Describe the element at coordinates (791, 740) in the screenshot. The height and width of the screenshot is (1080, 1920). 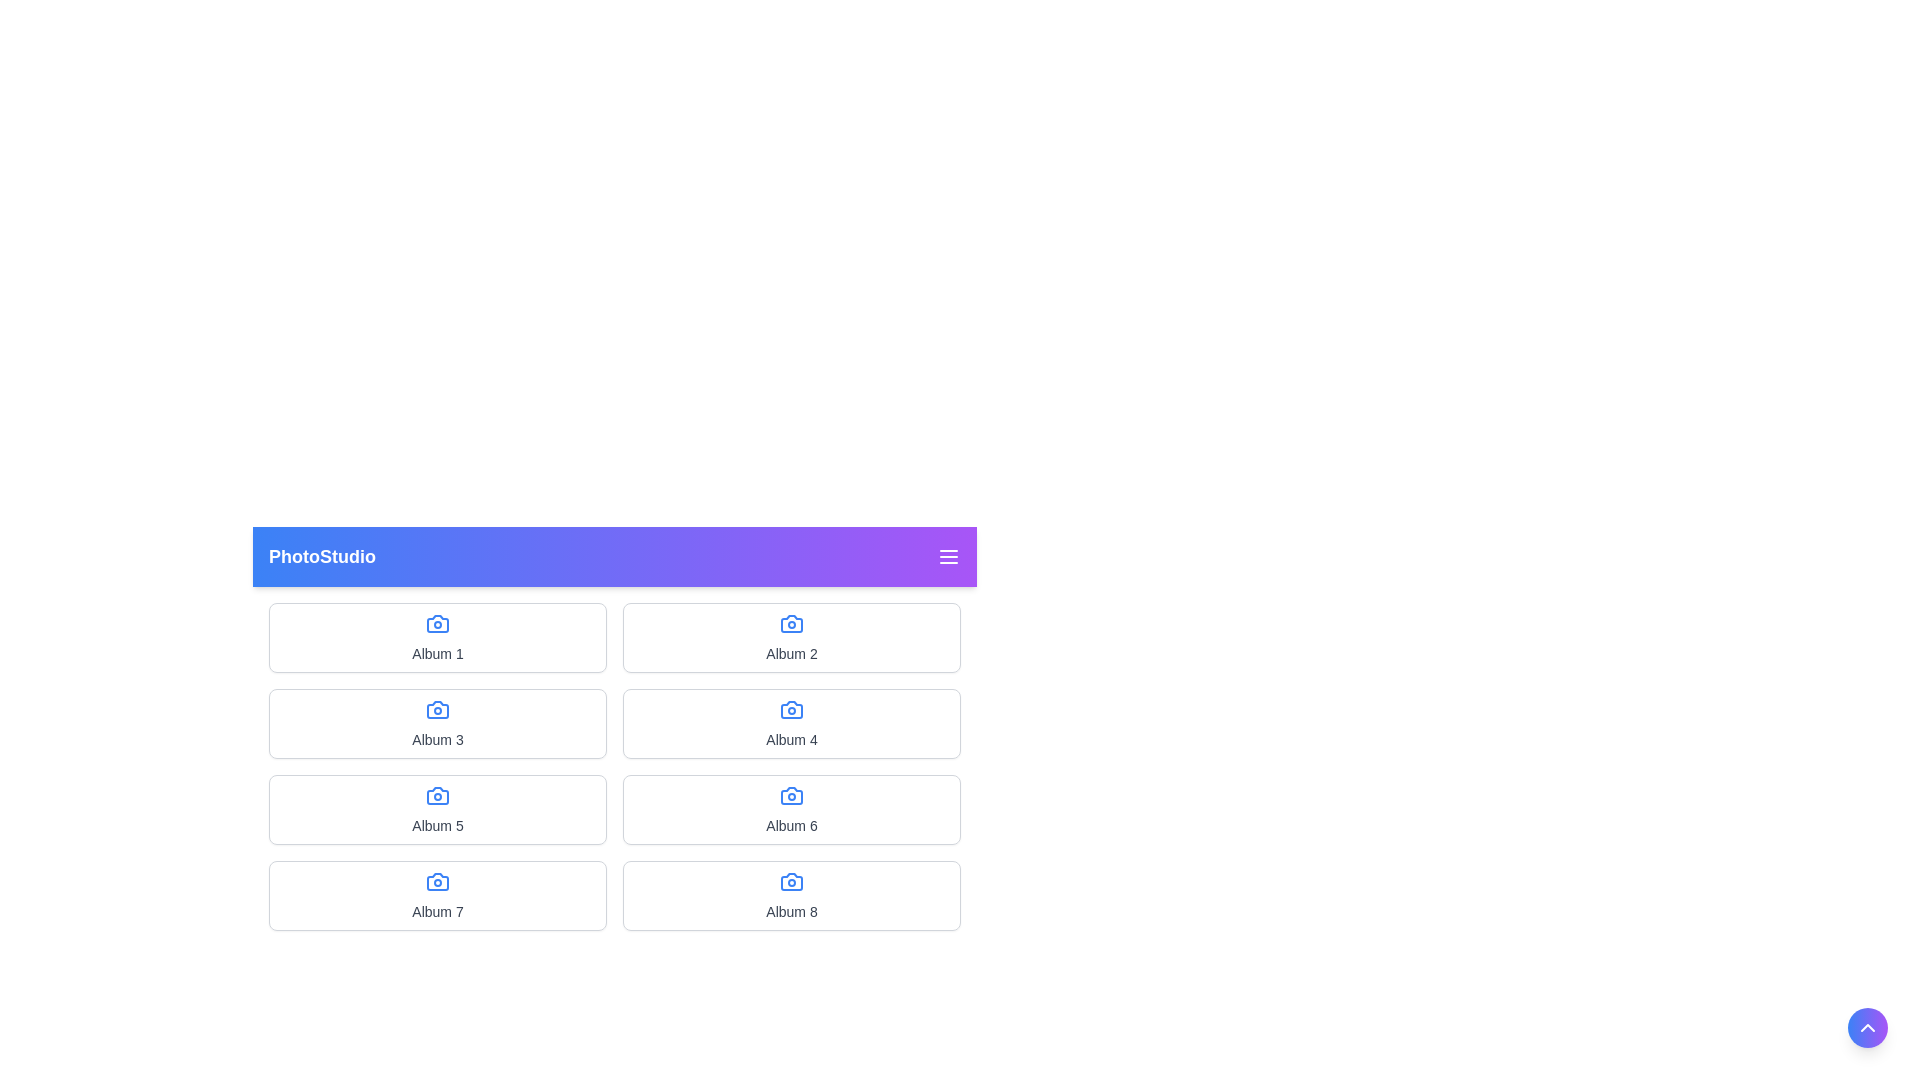
I see `text label displaying 'Album 4' located below the camera icon in the second column of the second row of the album grid` at that location.